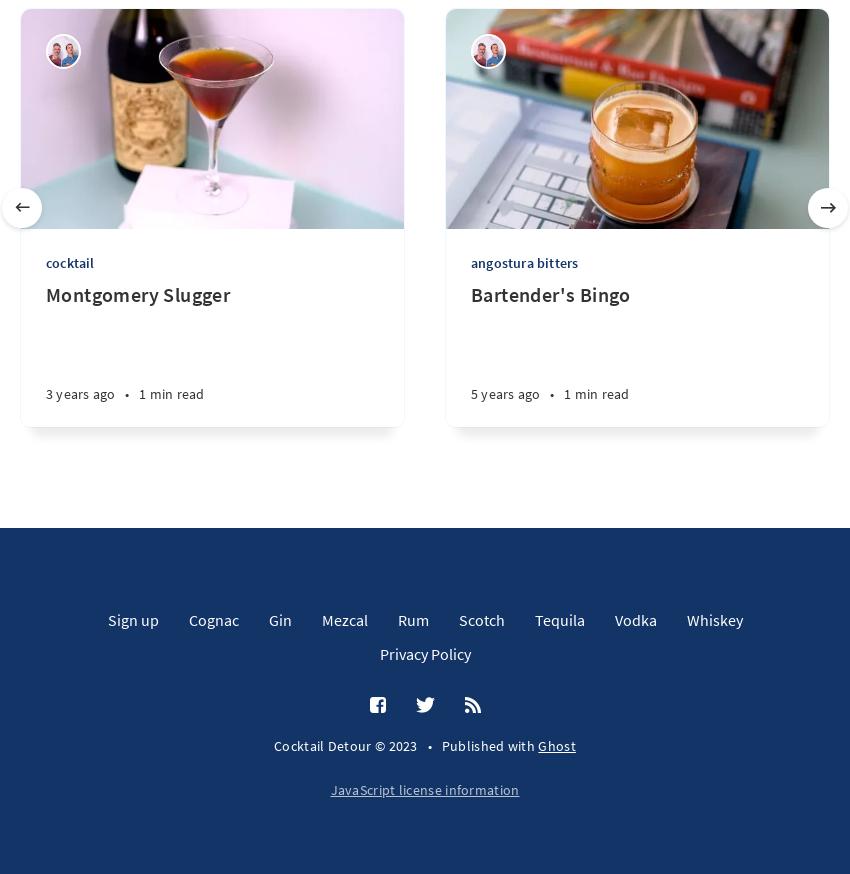 The width and height of the screenshot is (850, 874). Describe the element at coordinates (470, 262) in the screenshot. I see `'angostura bitters'` at that location.